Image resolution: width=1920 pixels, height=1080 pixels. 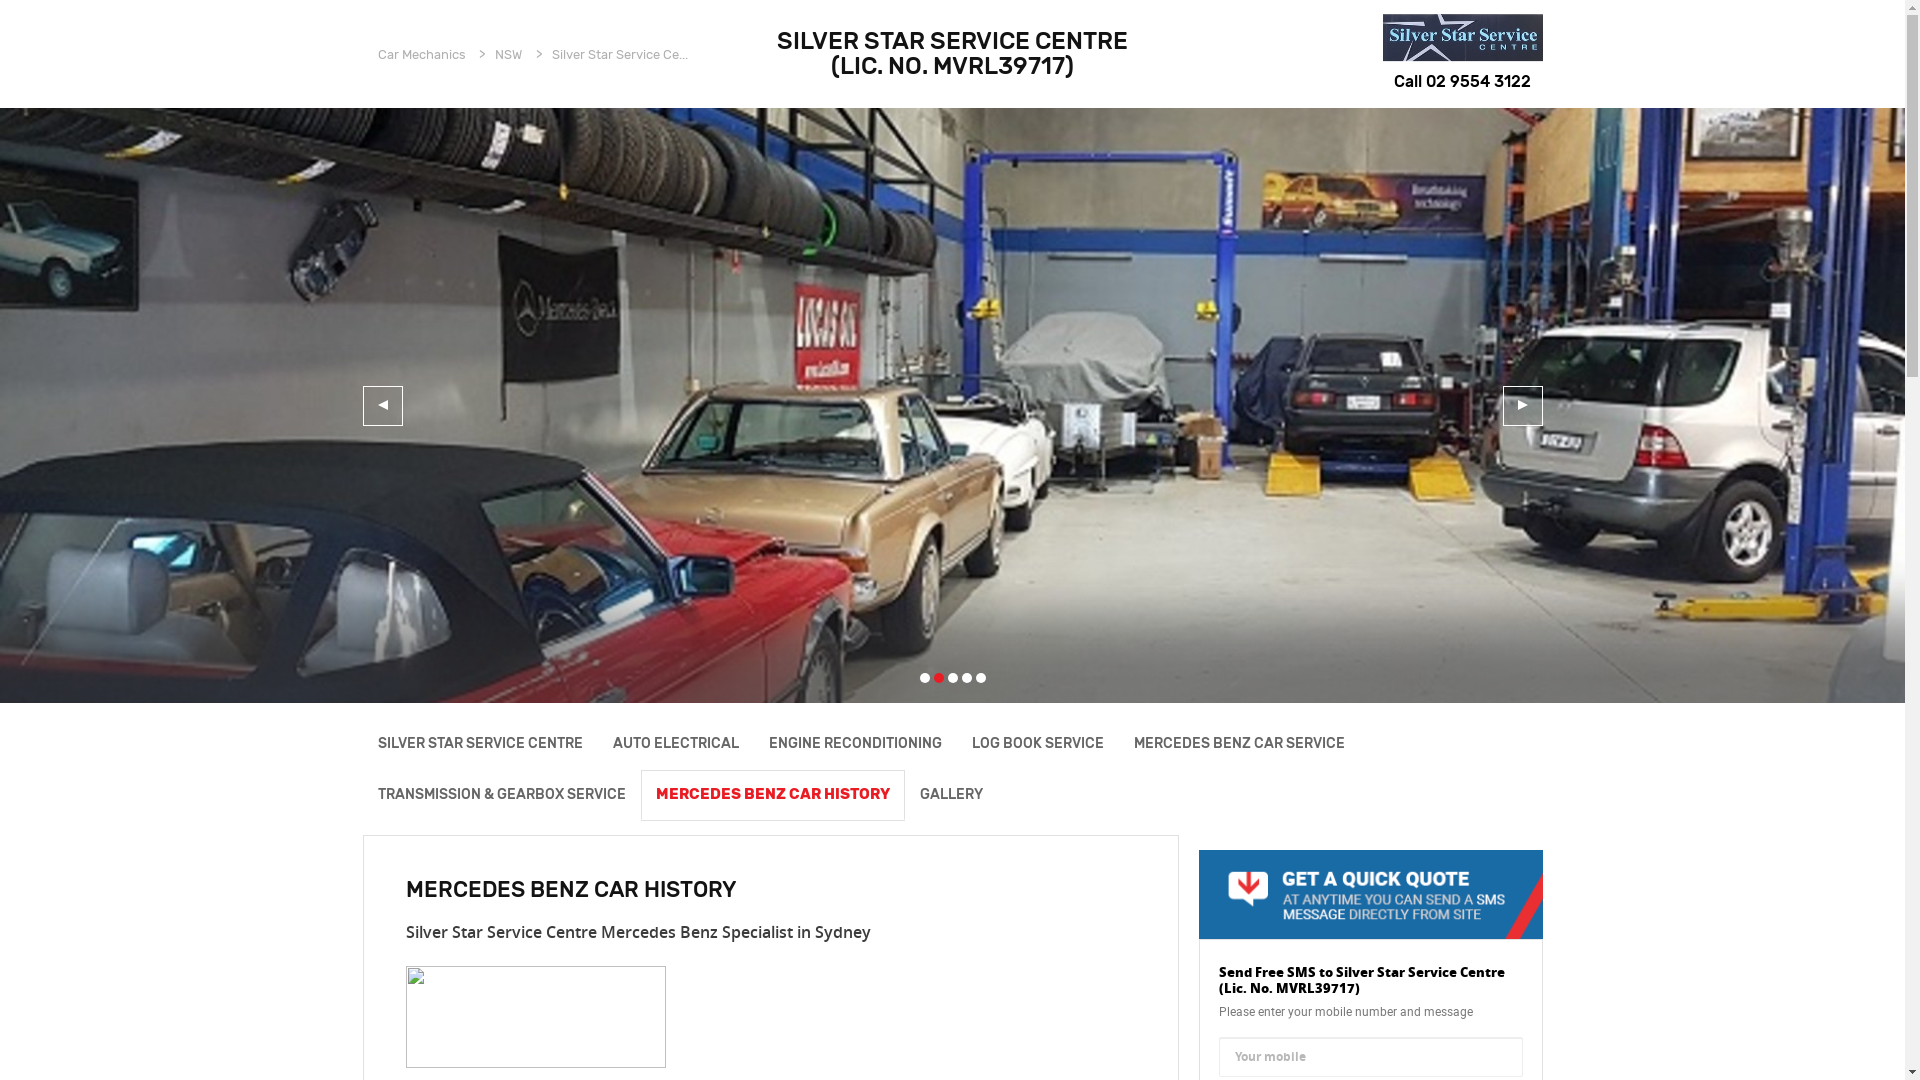 What do you see at coordinates (638, 793) in the screenshot?
I see `'MERCEDES BENZ CAR HISTORY'` at bounding box center [638, 793].